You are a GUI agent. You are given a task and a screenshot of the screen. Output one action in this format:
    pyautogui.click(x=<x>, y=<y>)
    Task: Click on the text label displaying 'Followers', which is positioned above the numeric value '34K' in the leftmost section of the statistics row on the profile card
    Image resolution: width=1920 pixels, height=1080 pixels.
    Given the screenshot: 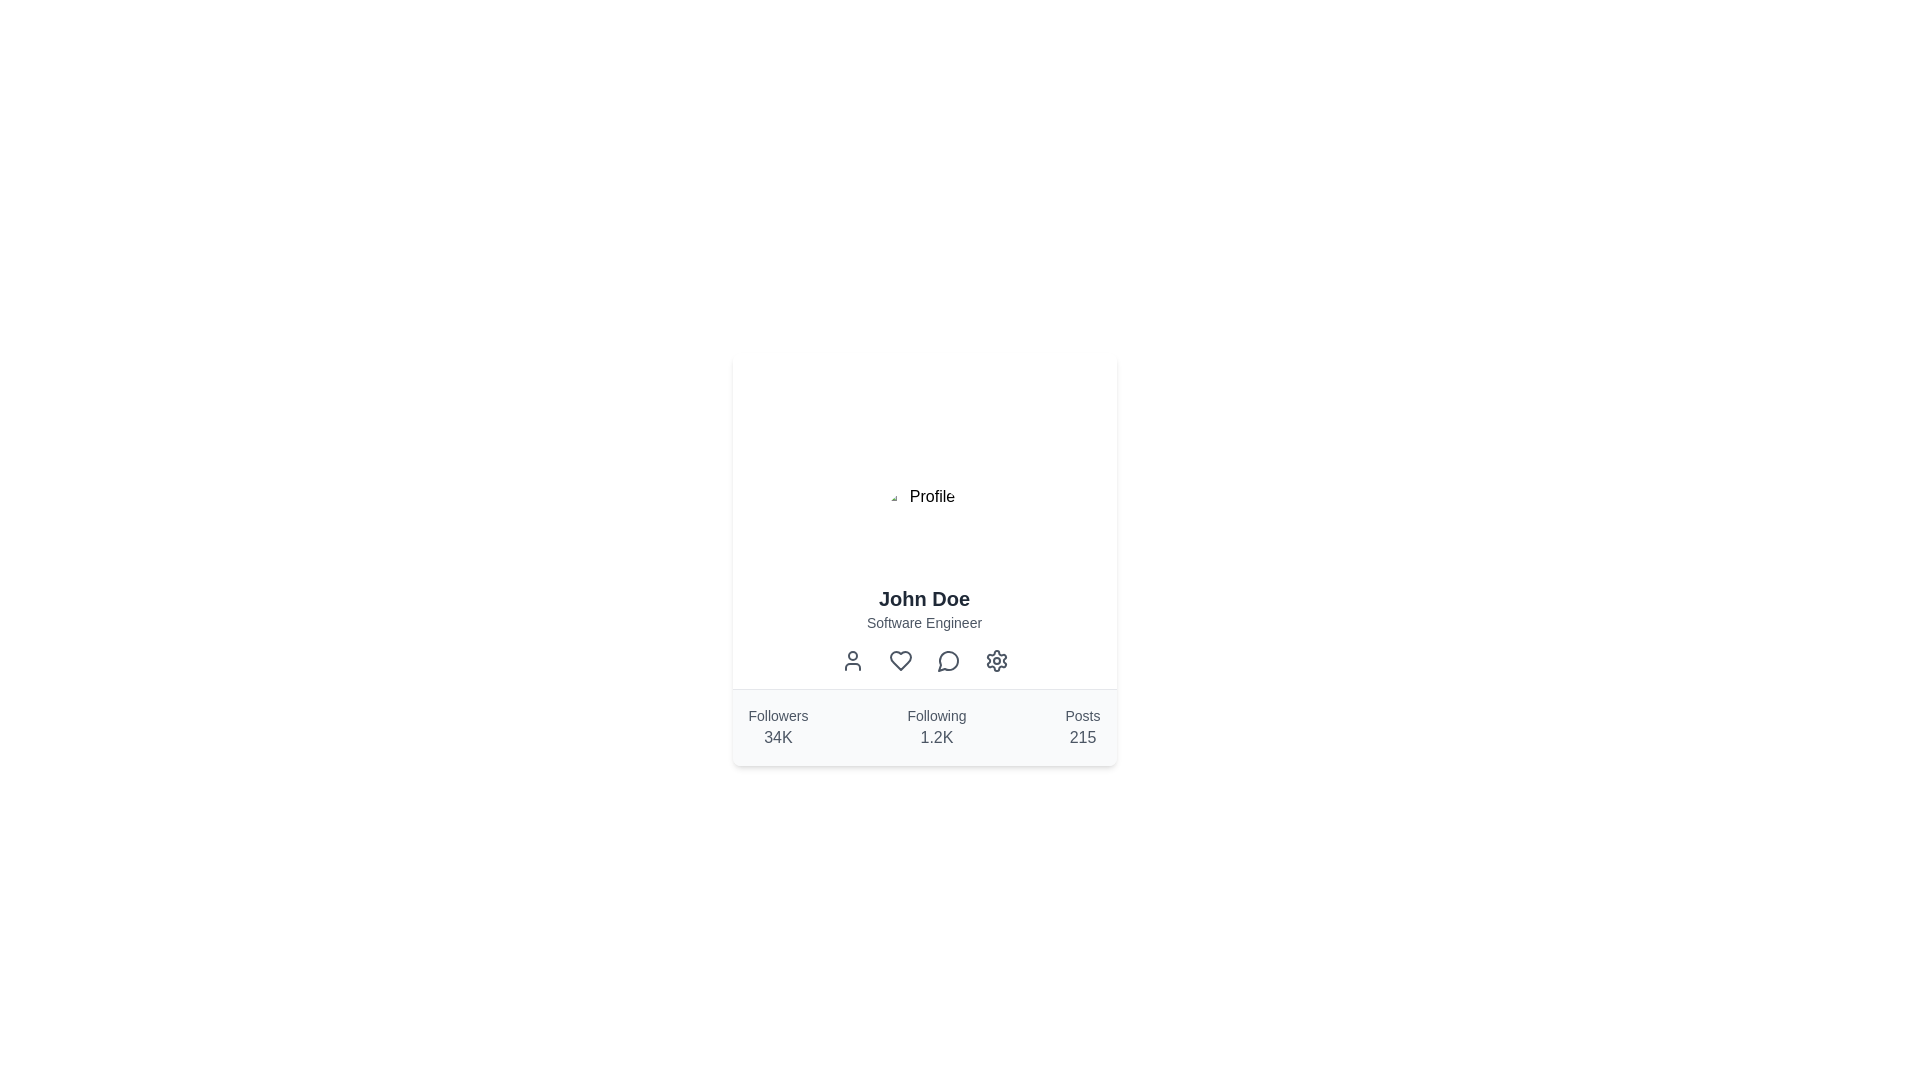 What is the action you would take?
    pyautogui.click(x=777, y=715)
    